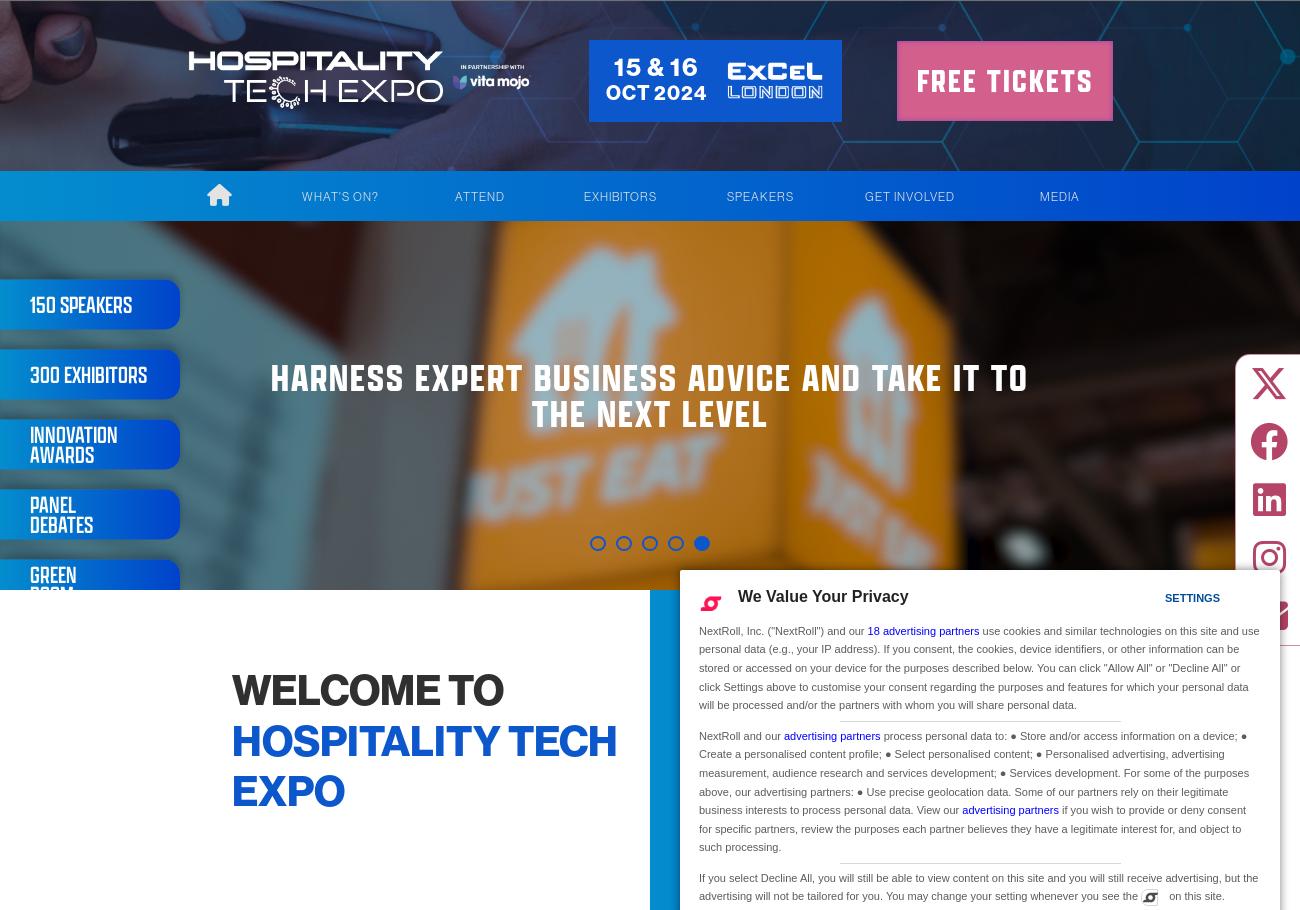 This screenshot has height=910, width=1300. What do you see at coordinates (1049, 411) in the screenshot?
I see `'Press Opportunities'` at bounding box center [1049, 411].